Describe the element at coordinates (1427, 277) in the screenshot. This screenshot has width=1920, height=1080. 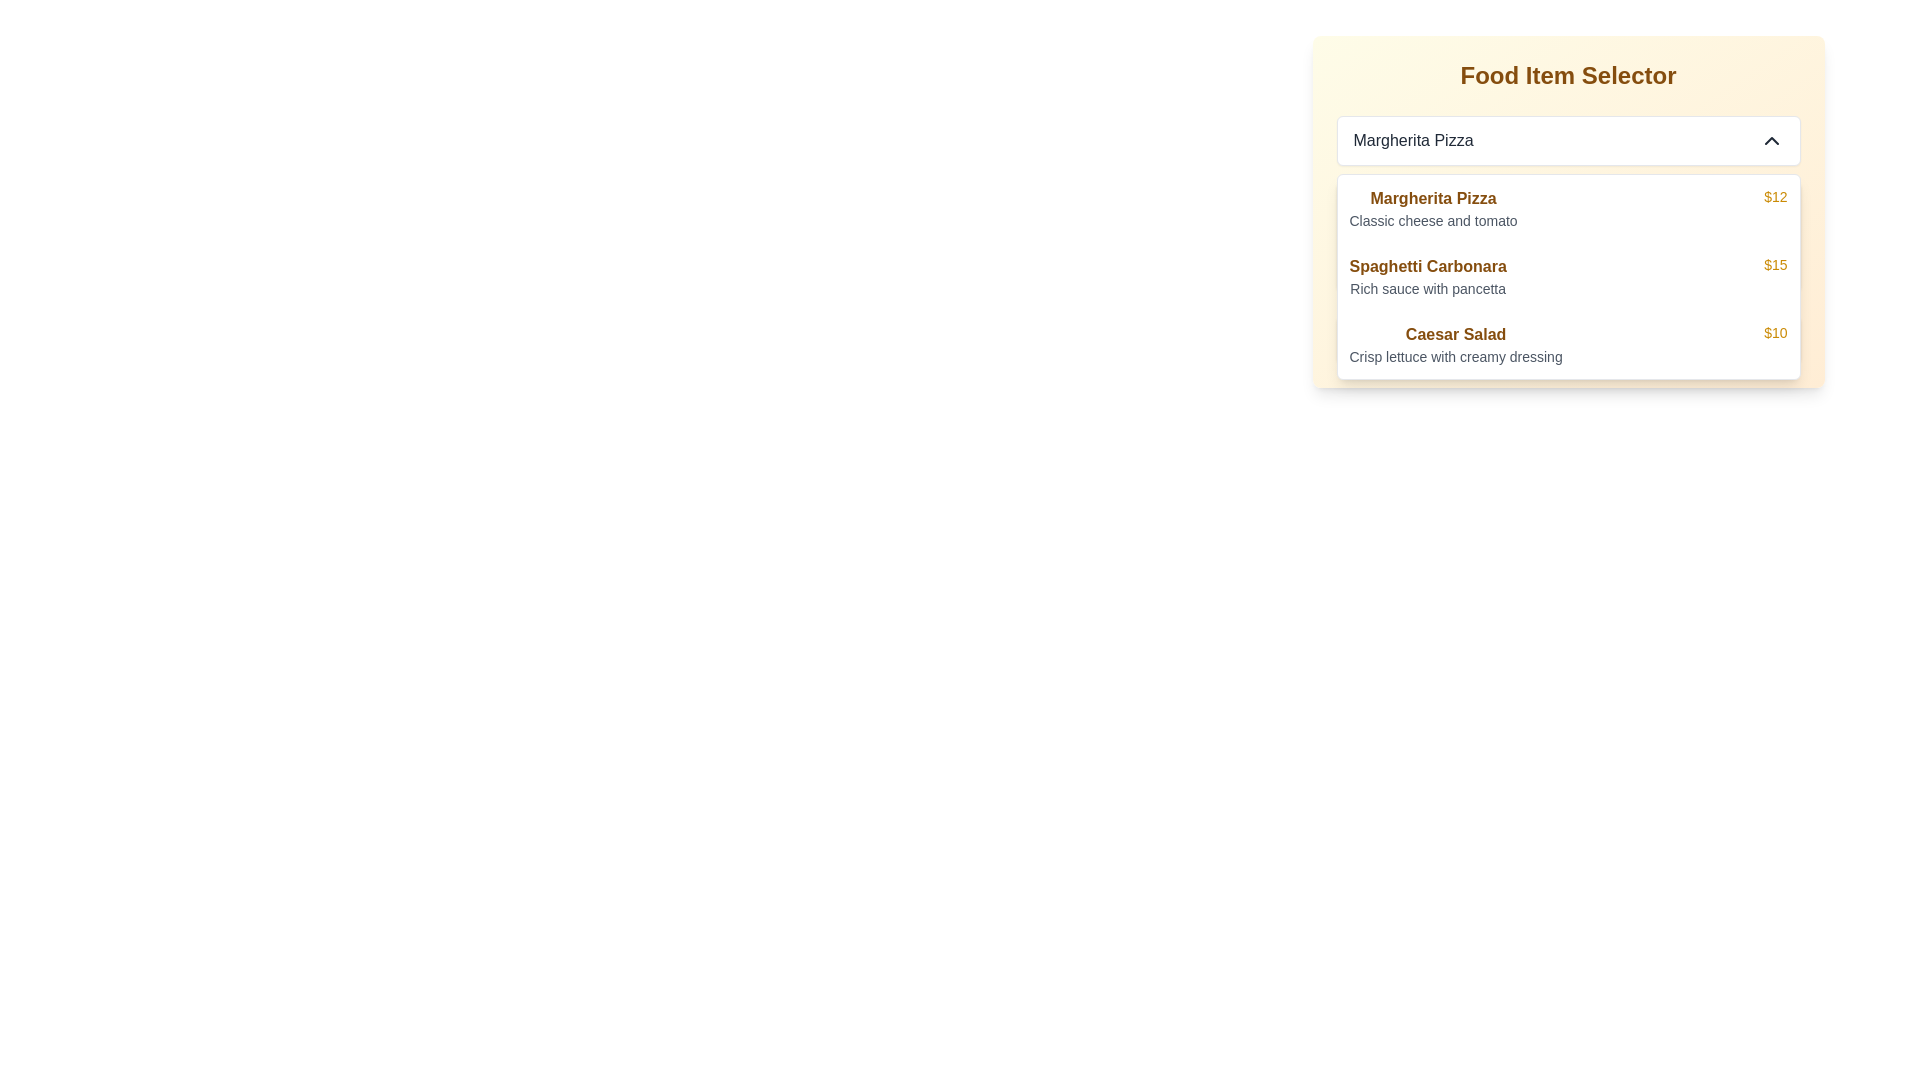
I see `the 'Spaghetti Carbonara' text block, which is the second item in the 'Food Item Selector' menu` at that location.